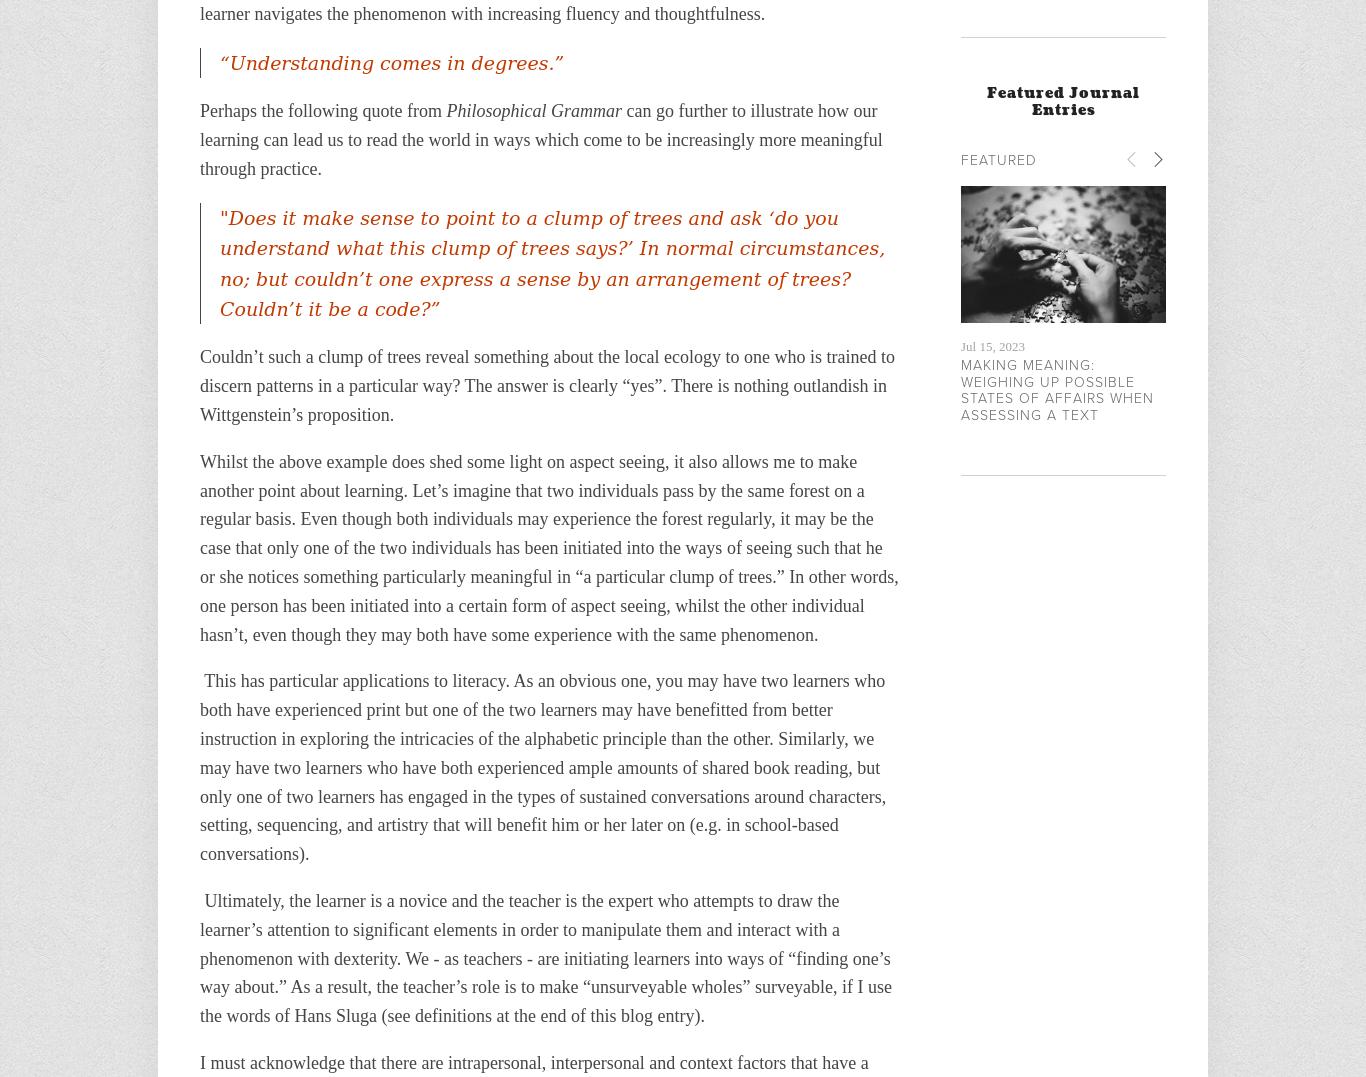 This screenshot has height=1077, width=1366. What do you see at coordinates (998, 160) in the screenshot?
I see `'Featured'` at bounding box center [998, 160].